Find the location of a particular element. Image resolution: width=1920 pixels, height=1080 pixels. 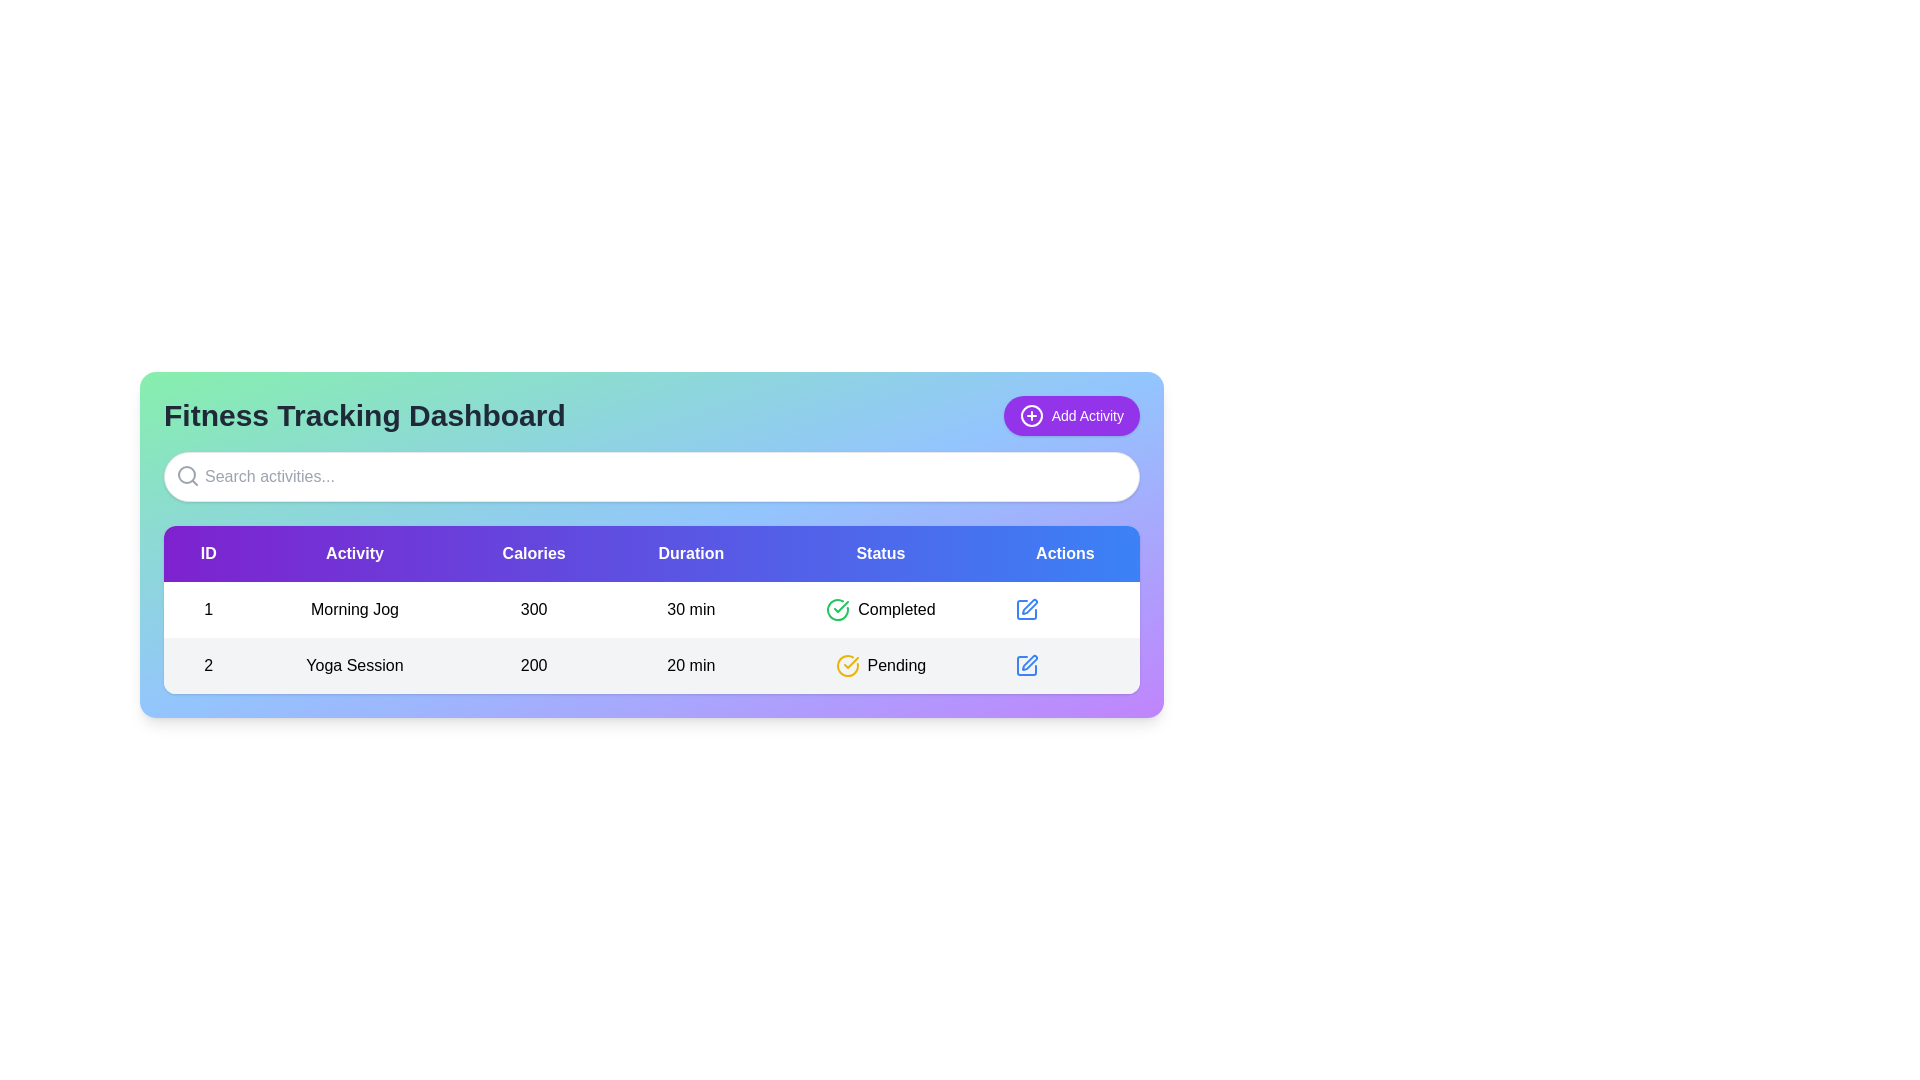

the 'Completed' text label located in the first row of the table under the 'Status' column, adjacent to a green check icon is located at coordinates (895, 608).